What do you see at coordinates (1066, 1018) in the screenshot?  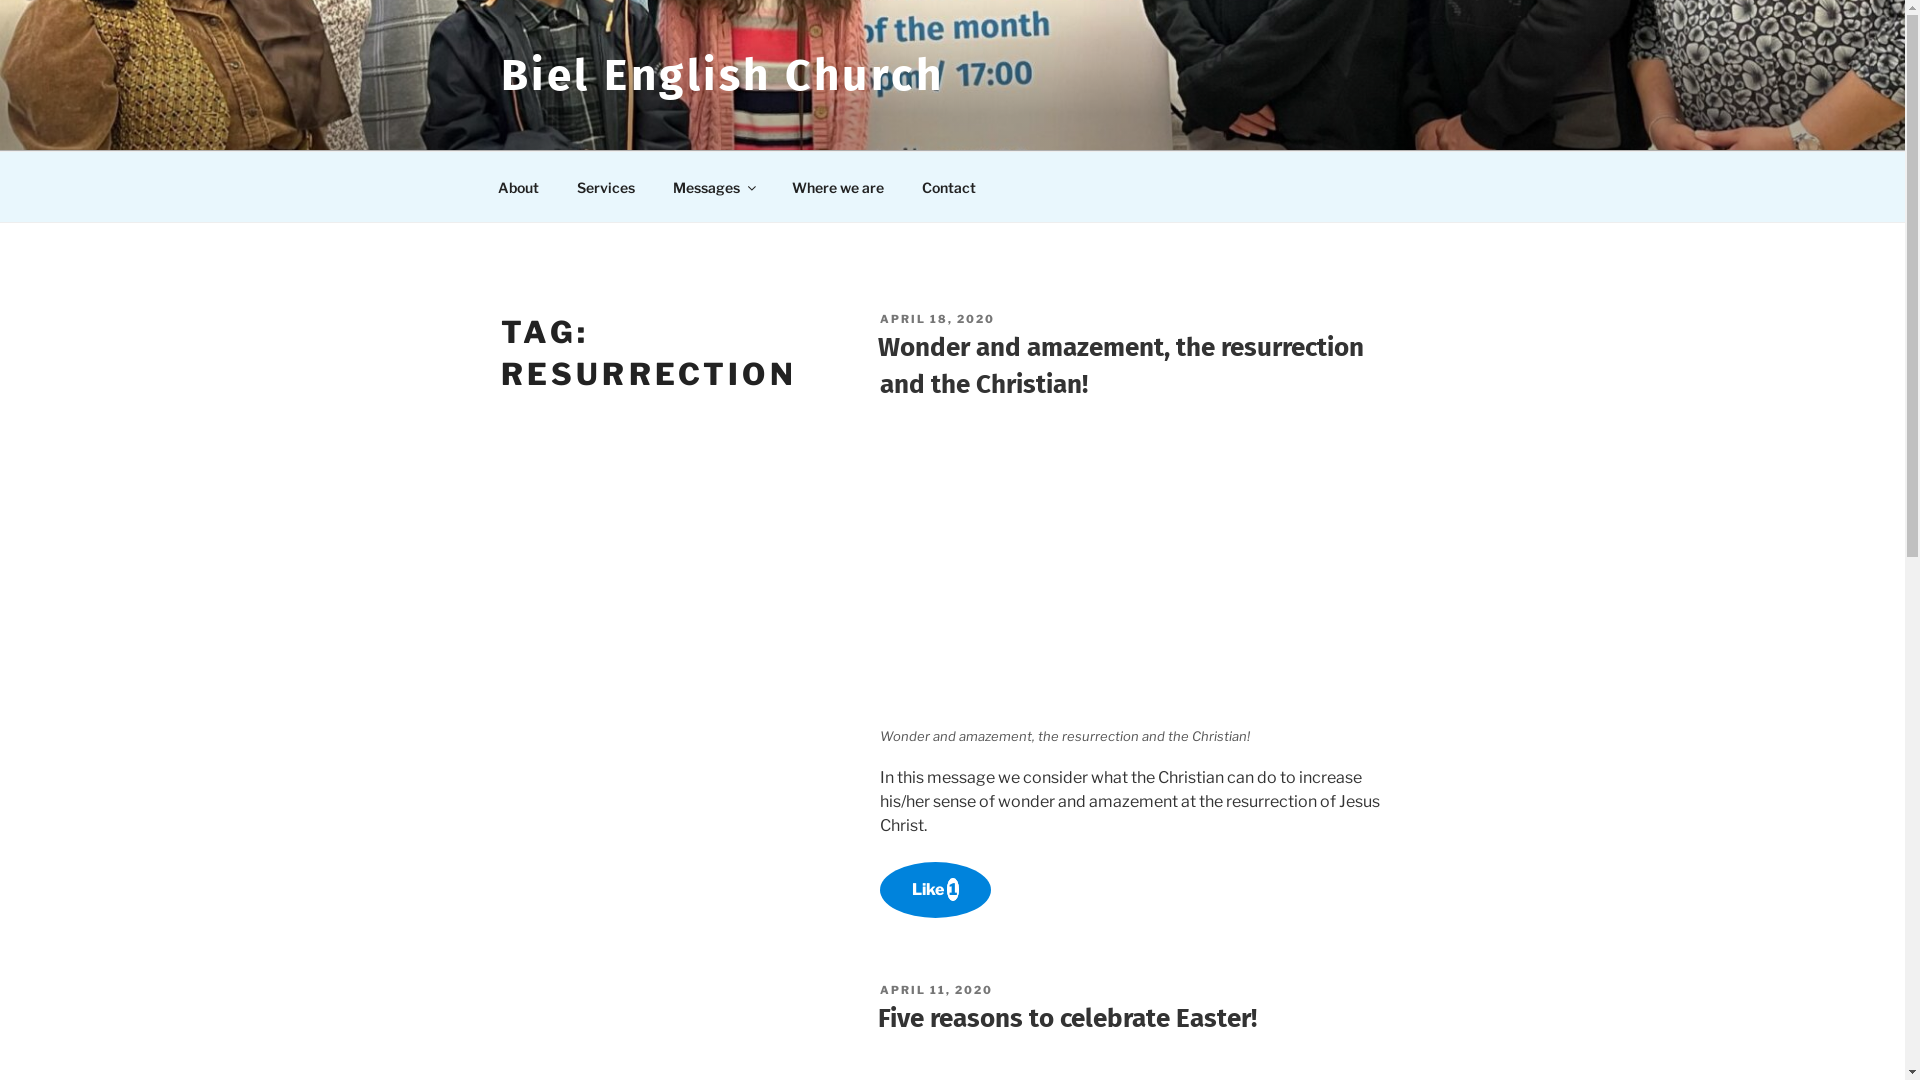 I see `'Five reasons to celebrate Easter!'` at bounding box center [1066, 1018].